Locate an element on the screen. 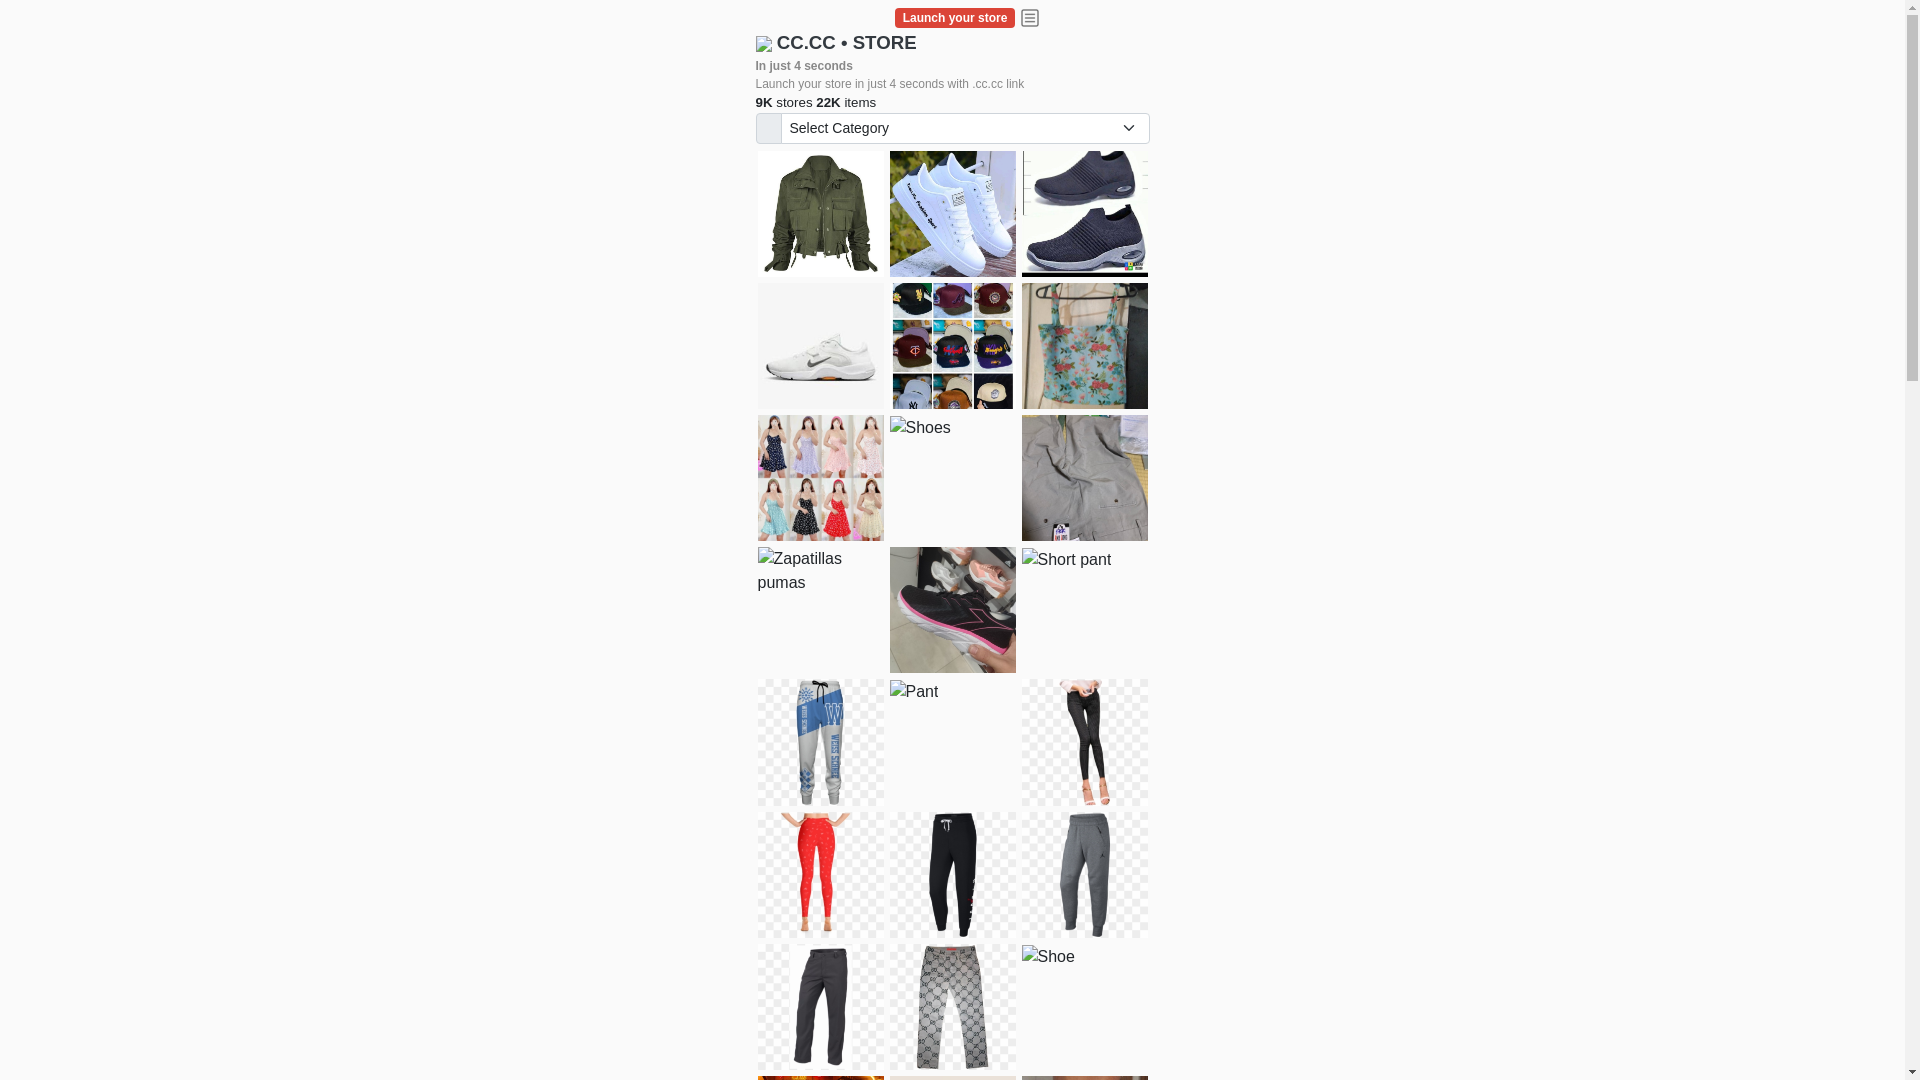  'Short pant' is located at coordinates (1065, 559).